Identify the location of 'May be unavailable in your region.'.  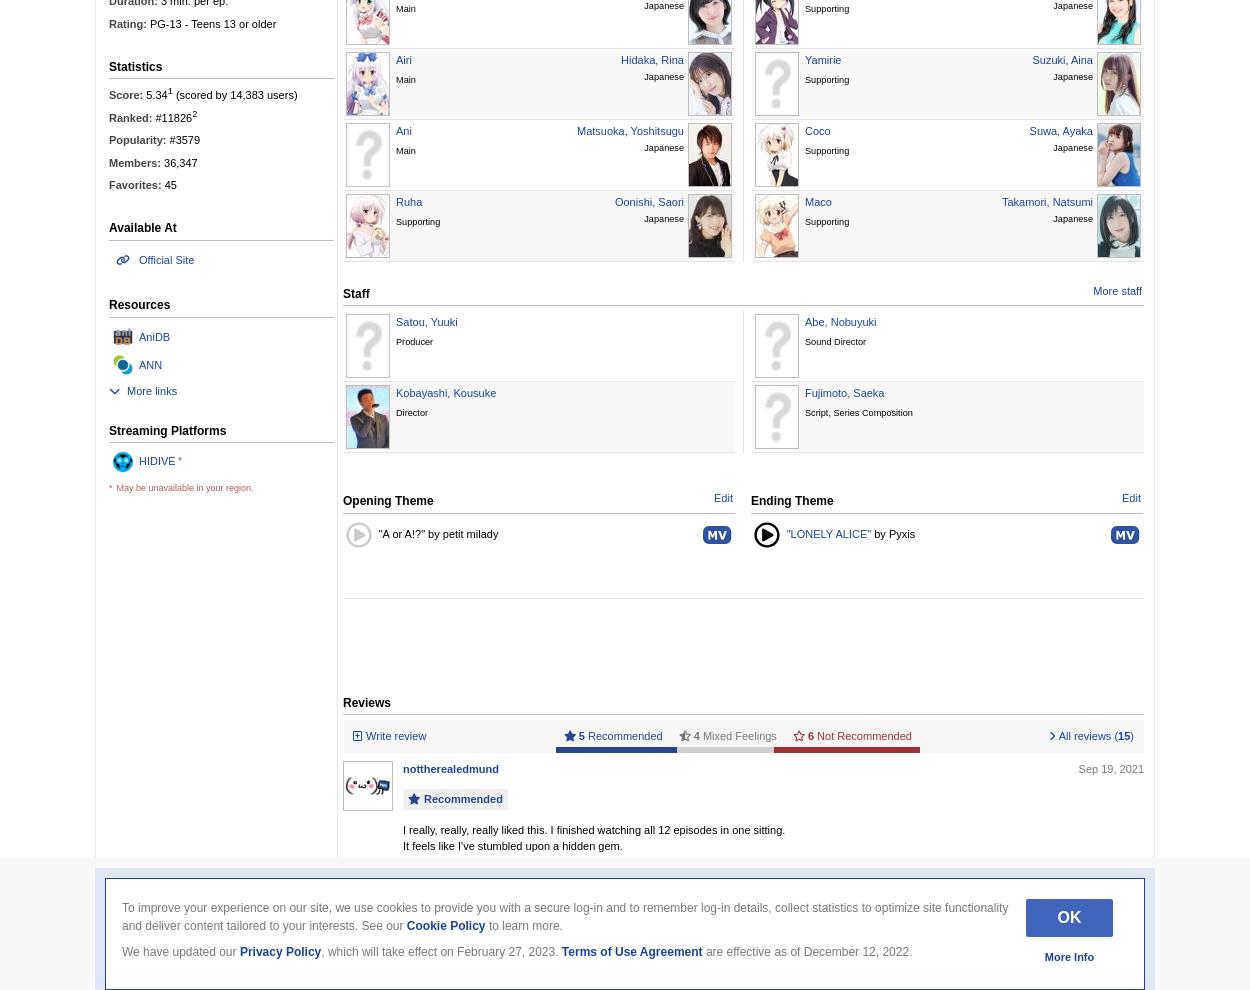
(184, 487).